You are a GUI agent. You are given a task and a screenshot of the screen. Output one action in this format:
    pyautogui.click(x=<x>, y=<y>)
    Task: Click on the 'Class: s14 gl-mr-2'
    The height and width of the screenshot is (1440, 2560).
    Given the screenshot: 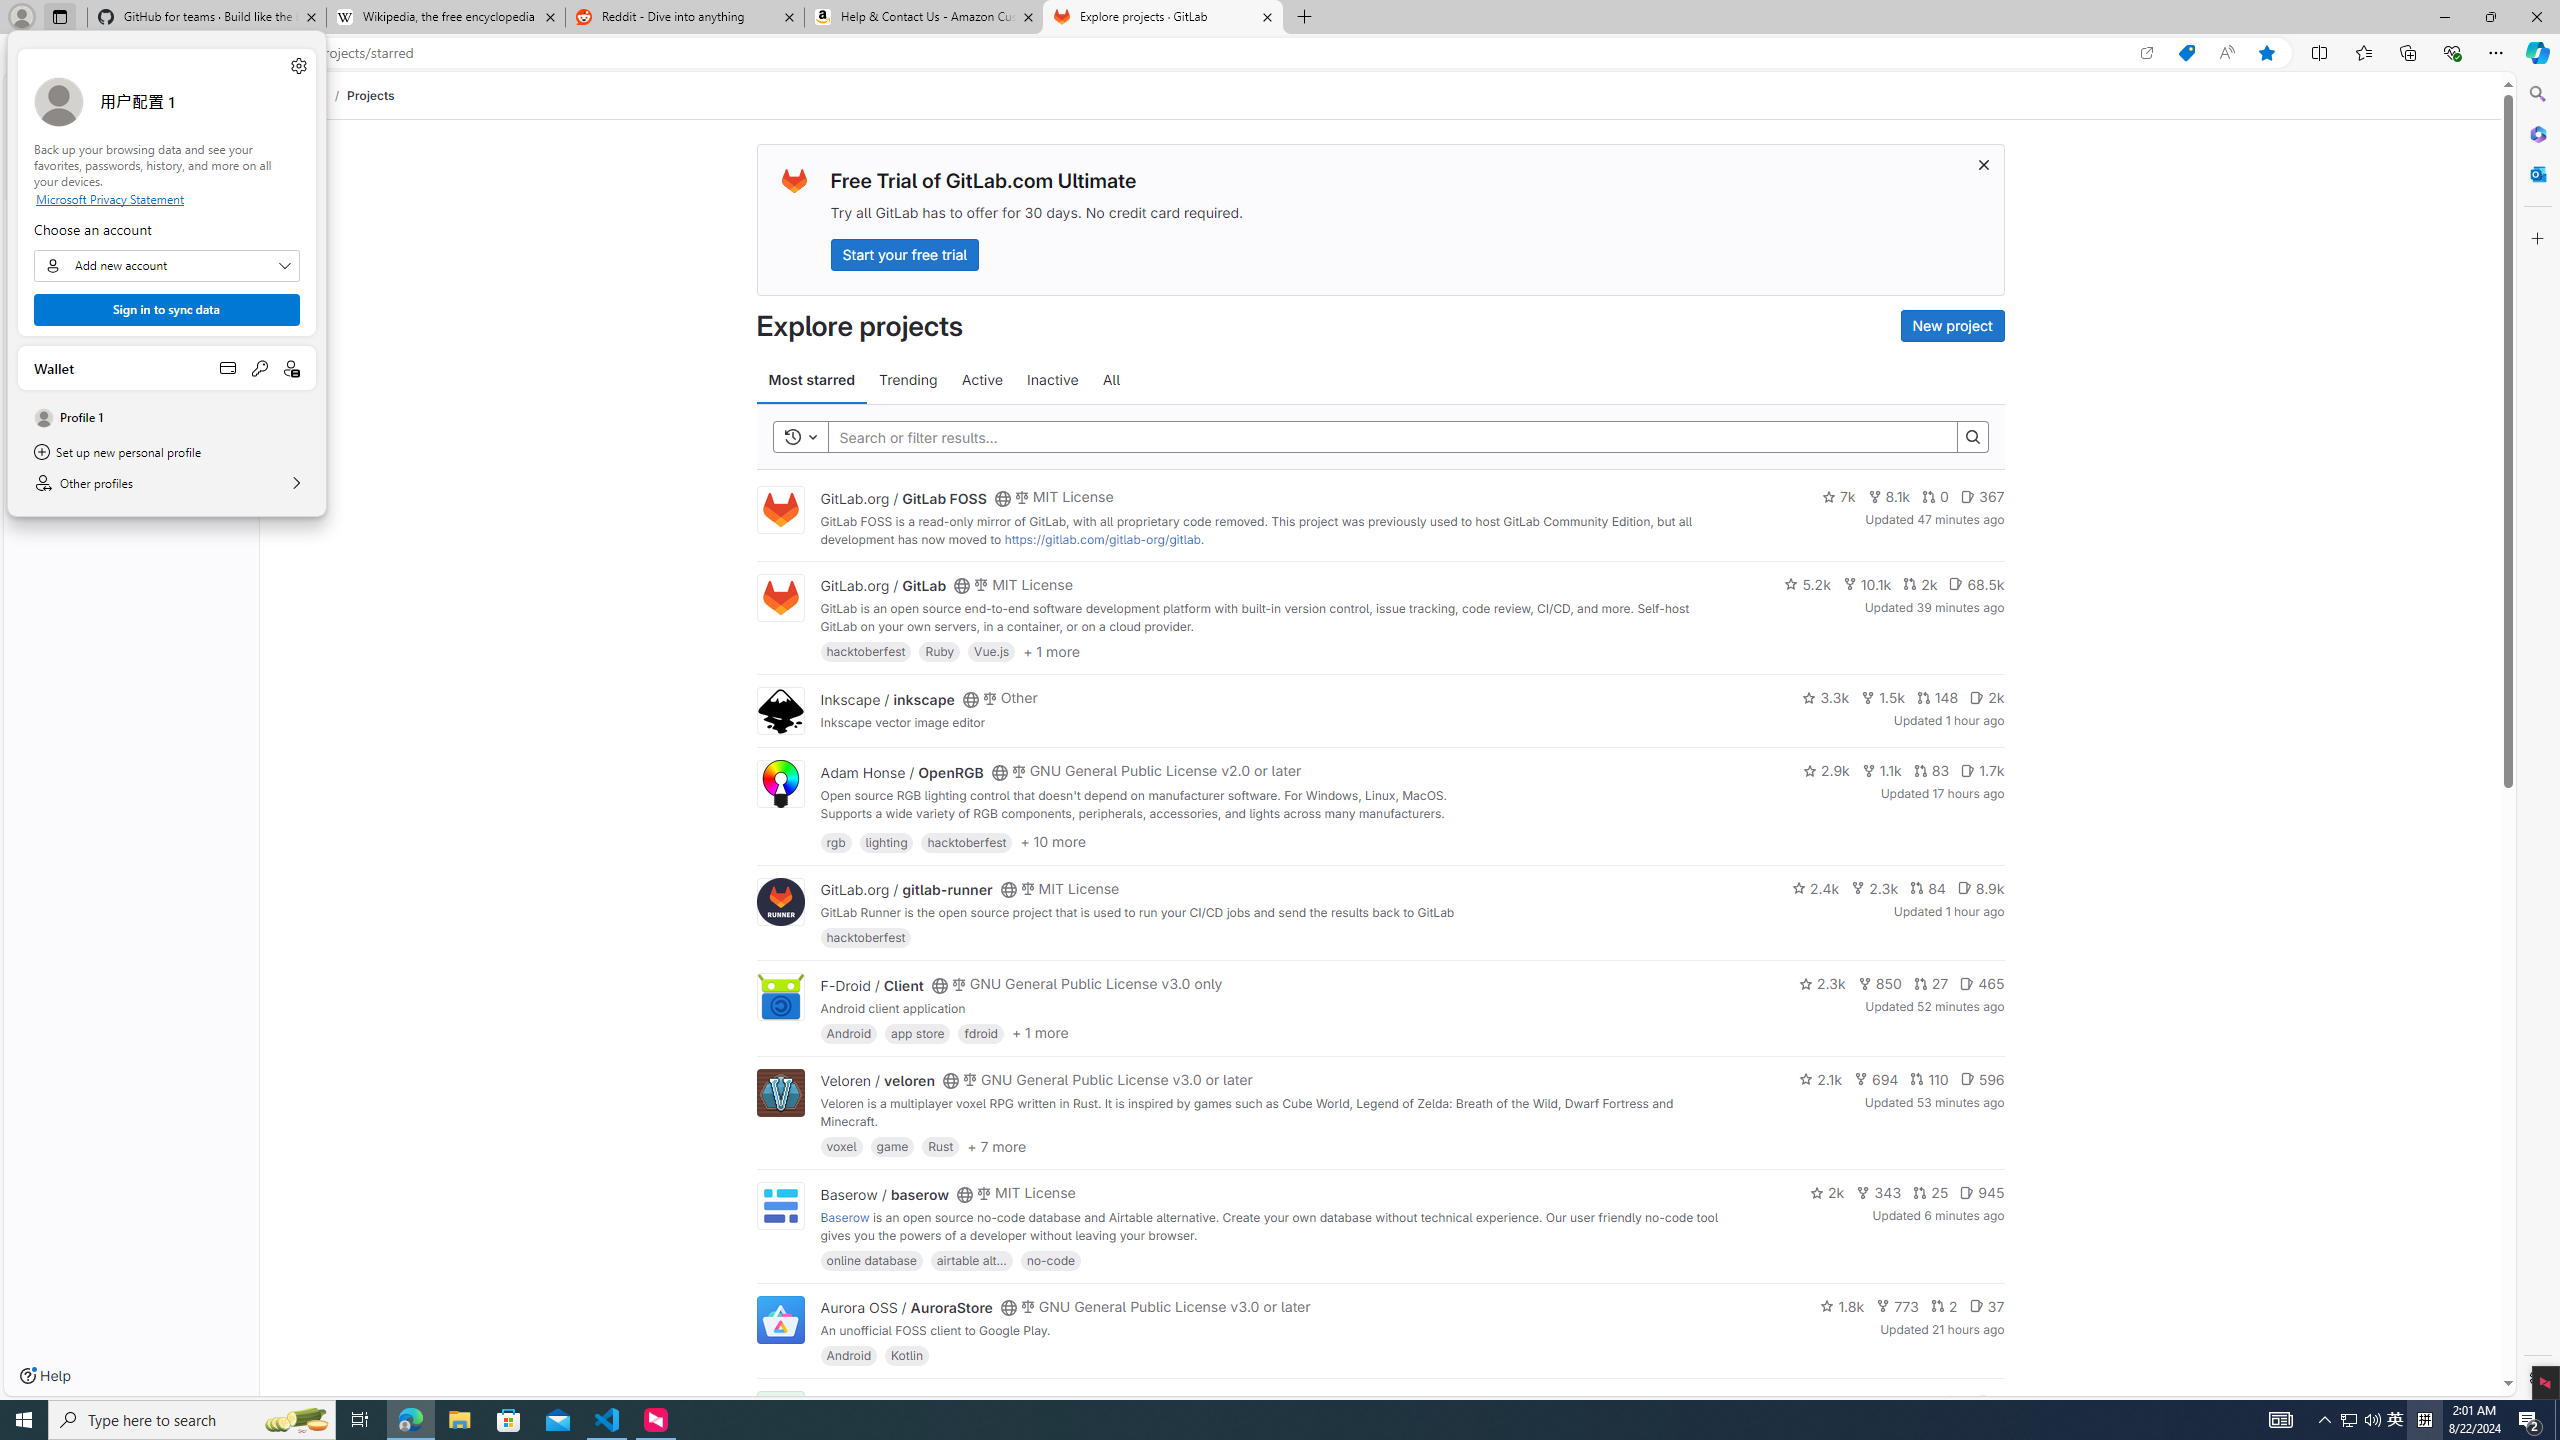 What is the action you would take?
    pyautogui.click(x=1984, y=1401)
    